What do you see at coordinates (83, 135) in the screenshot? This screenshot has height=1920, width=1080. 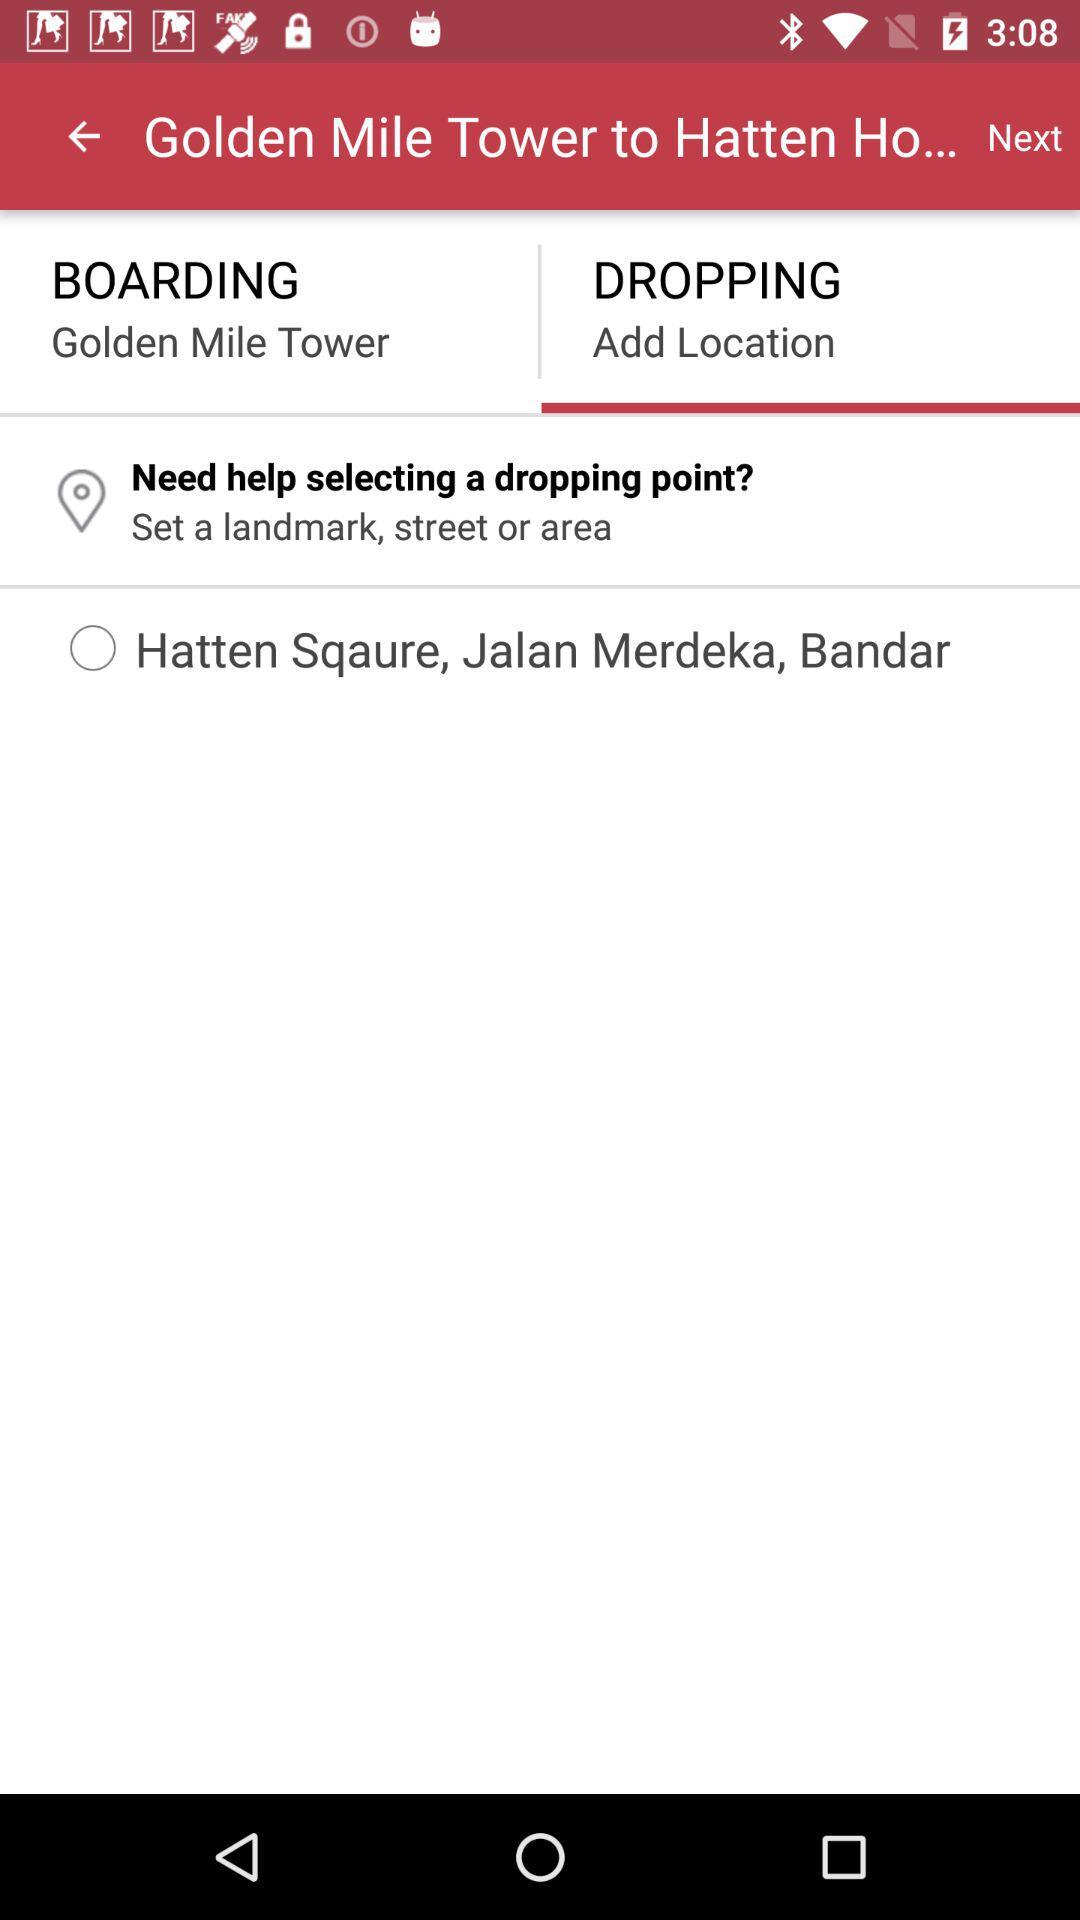 I see `the icon above the boarding item` at bounding box center [83, 135].